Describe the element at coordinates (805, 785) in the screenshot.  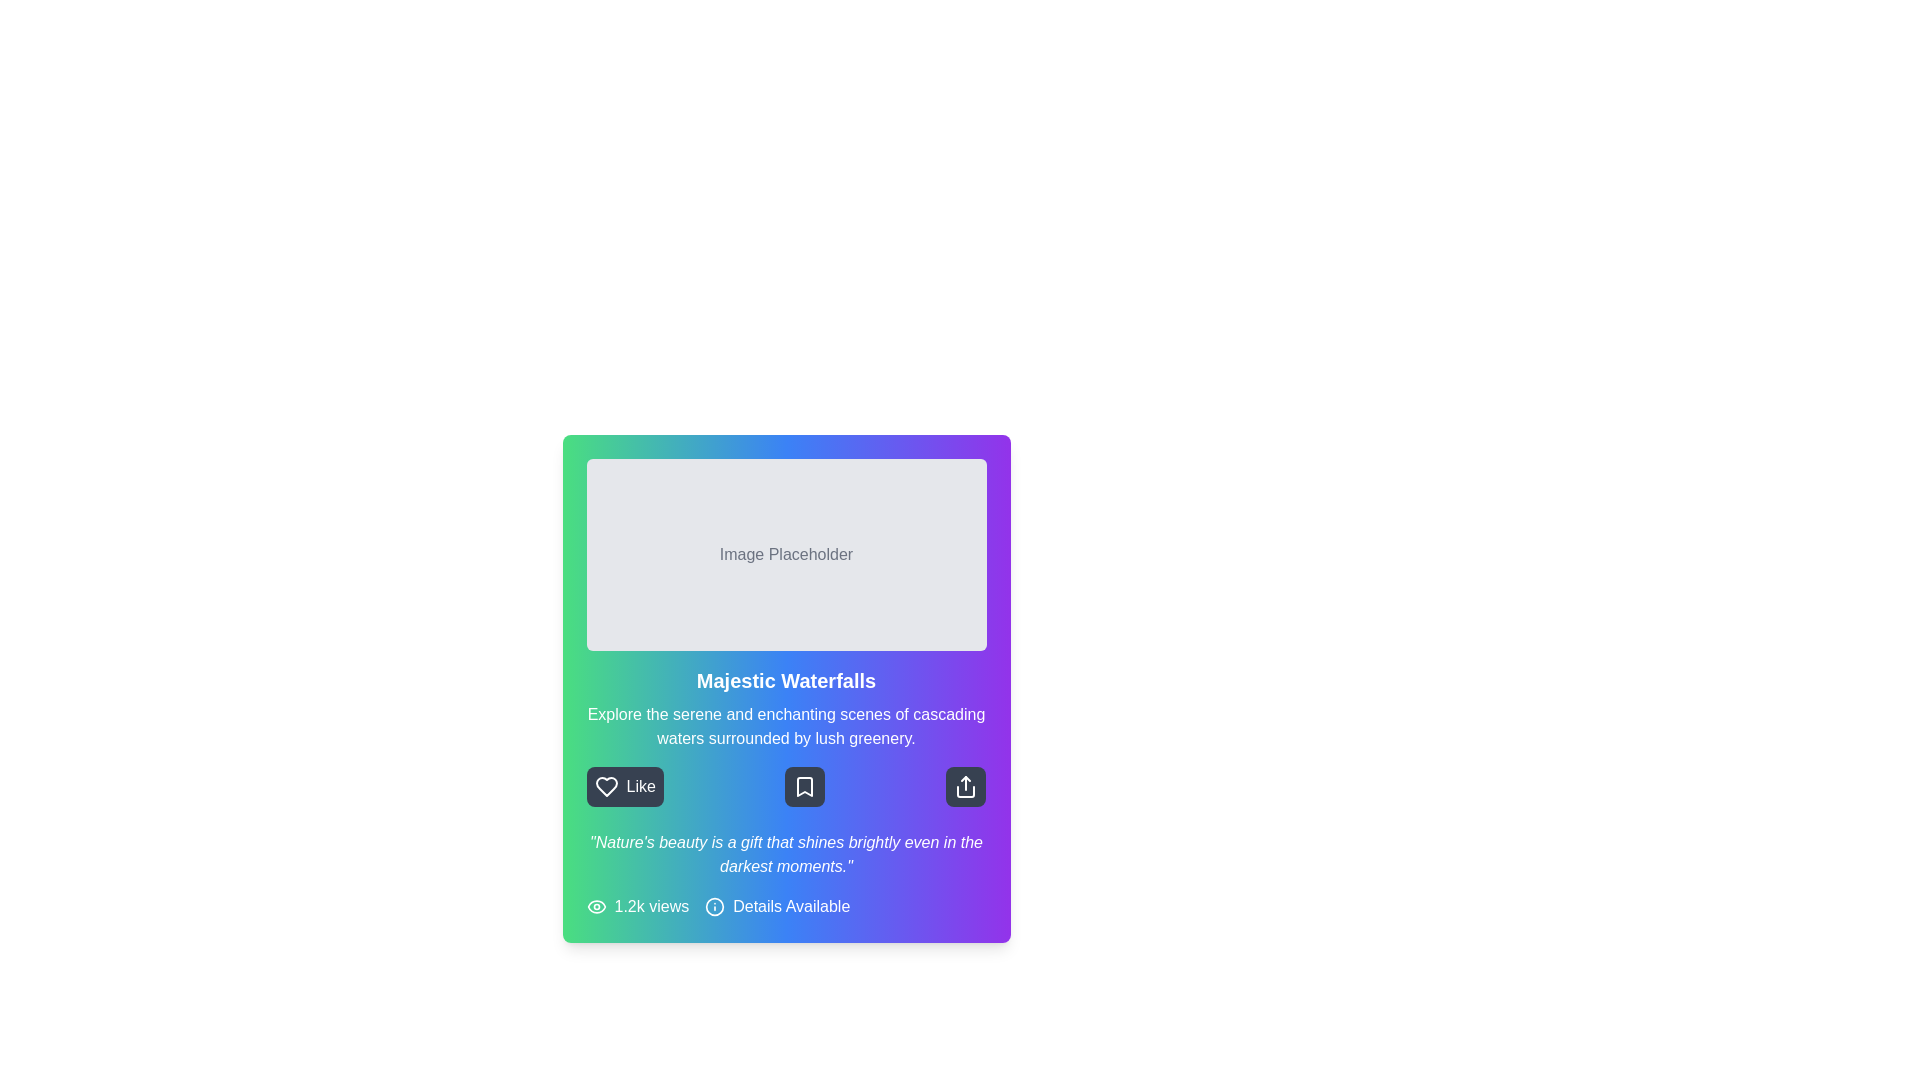
I see `the bookmark icon, which is a minimalistic white paper-shaped marker with a notch at the top, located centrally between the 'Like' and 'Share' buttons in the bottom row of the card` at that location.